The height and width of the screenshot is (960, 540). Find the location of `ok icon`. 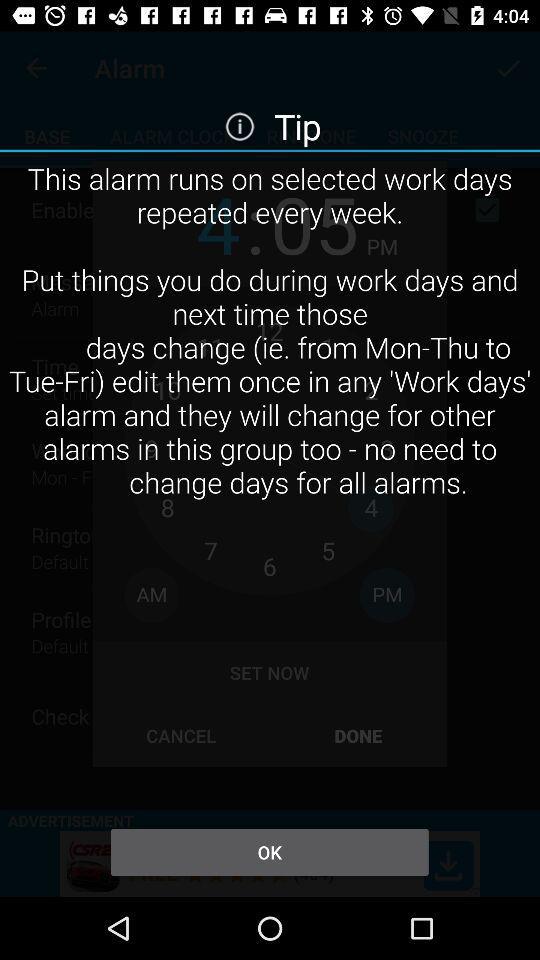

ok icon is located at coordinates (269, 851).